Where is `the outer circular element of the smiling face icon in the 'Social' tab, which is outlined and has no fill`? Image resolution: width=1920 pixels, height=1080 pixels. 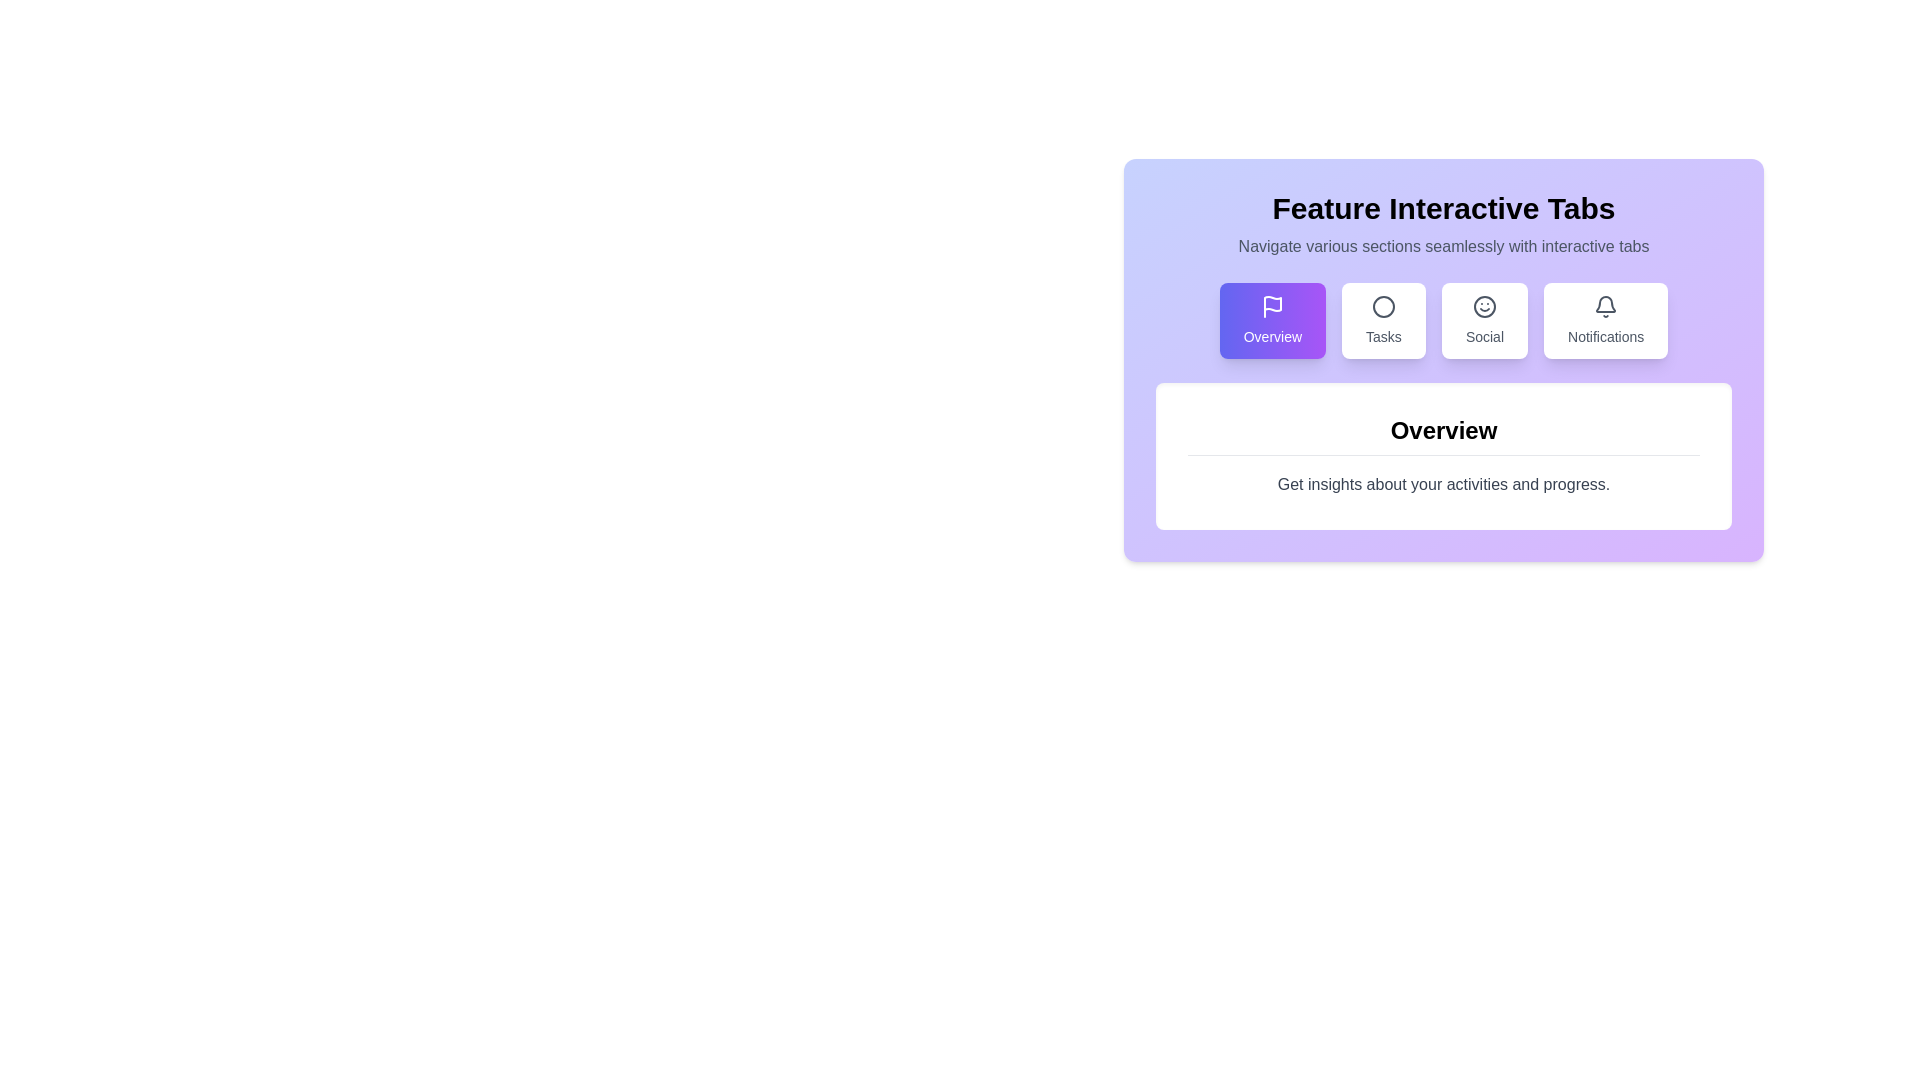 the outer circular element of the smiling face icon in the 'Social' tab, which is outlined and has no fill is located at coordinates (1484, 307).